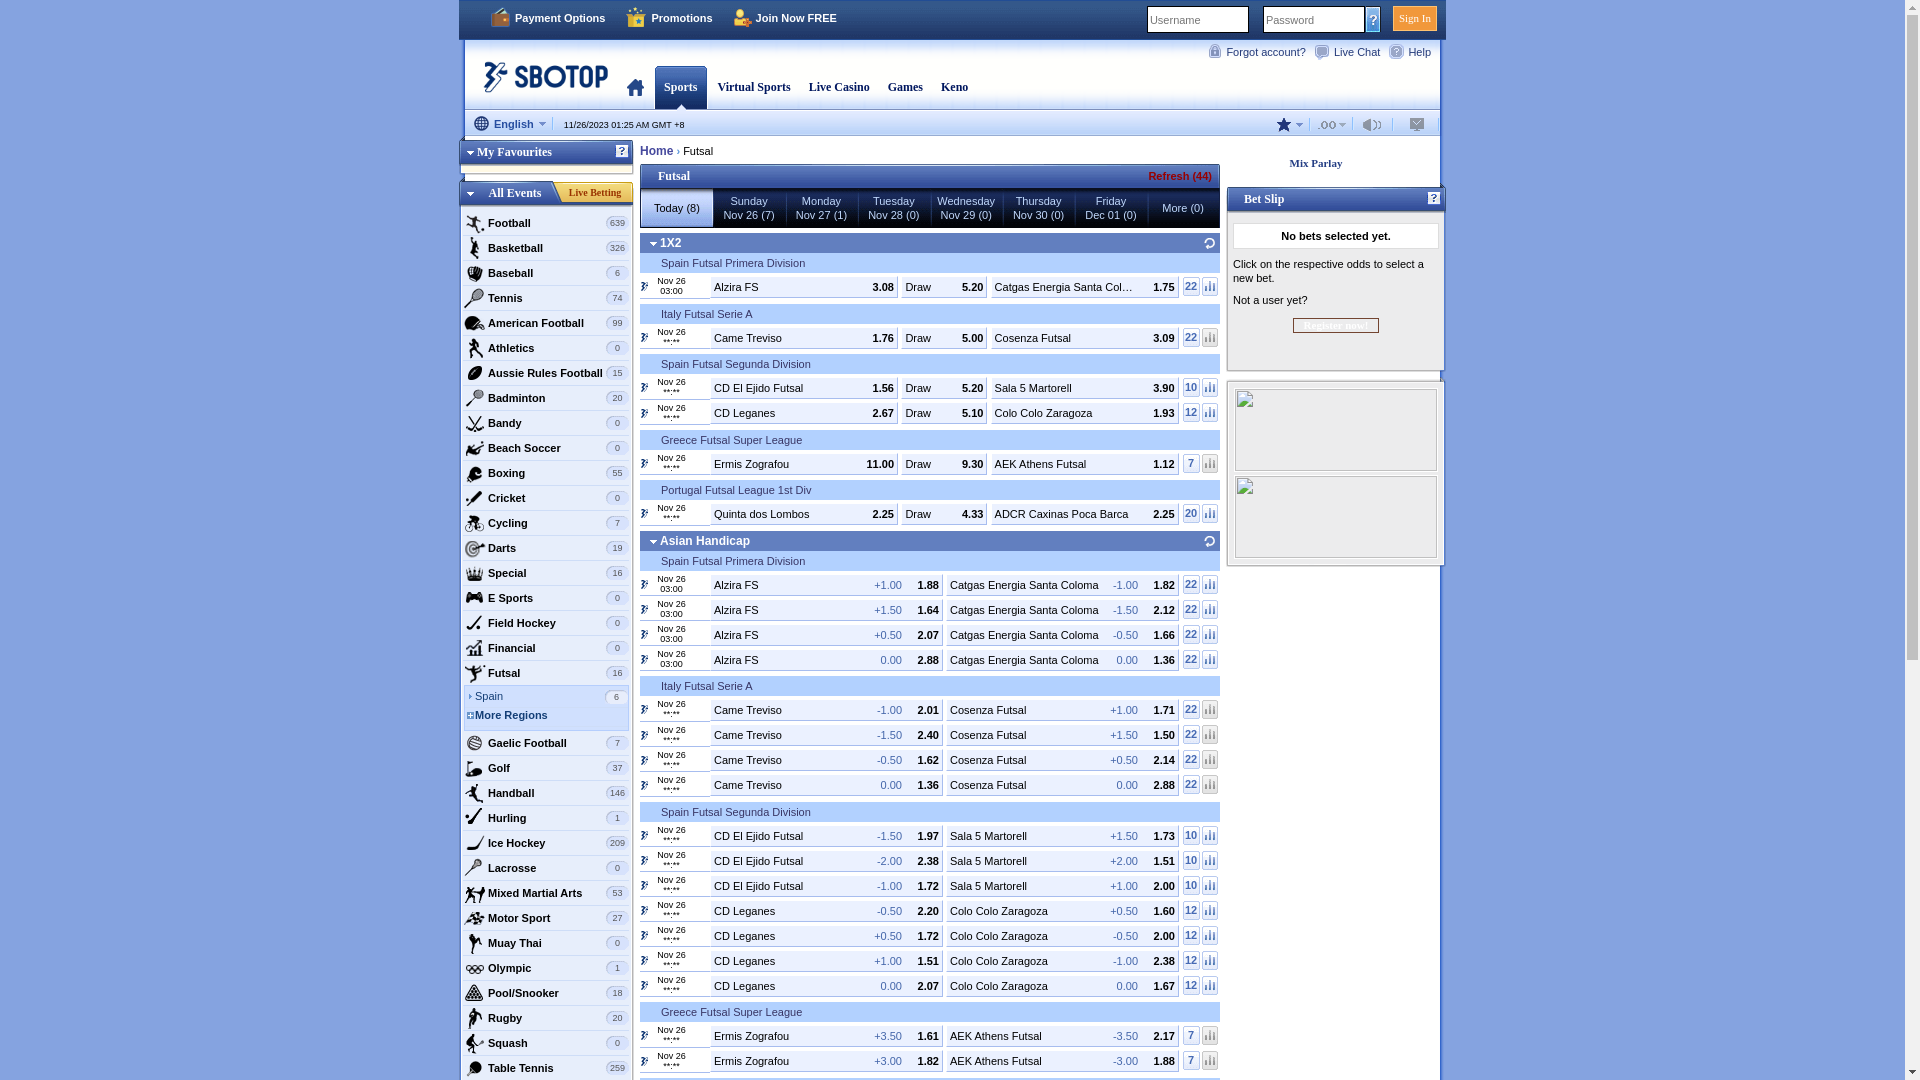 The height and width of the screenshot is (1080, 1920). I want to click on '10', so click(1191, 884).